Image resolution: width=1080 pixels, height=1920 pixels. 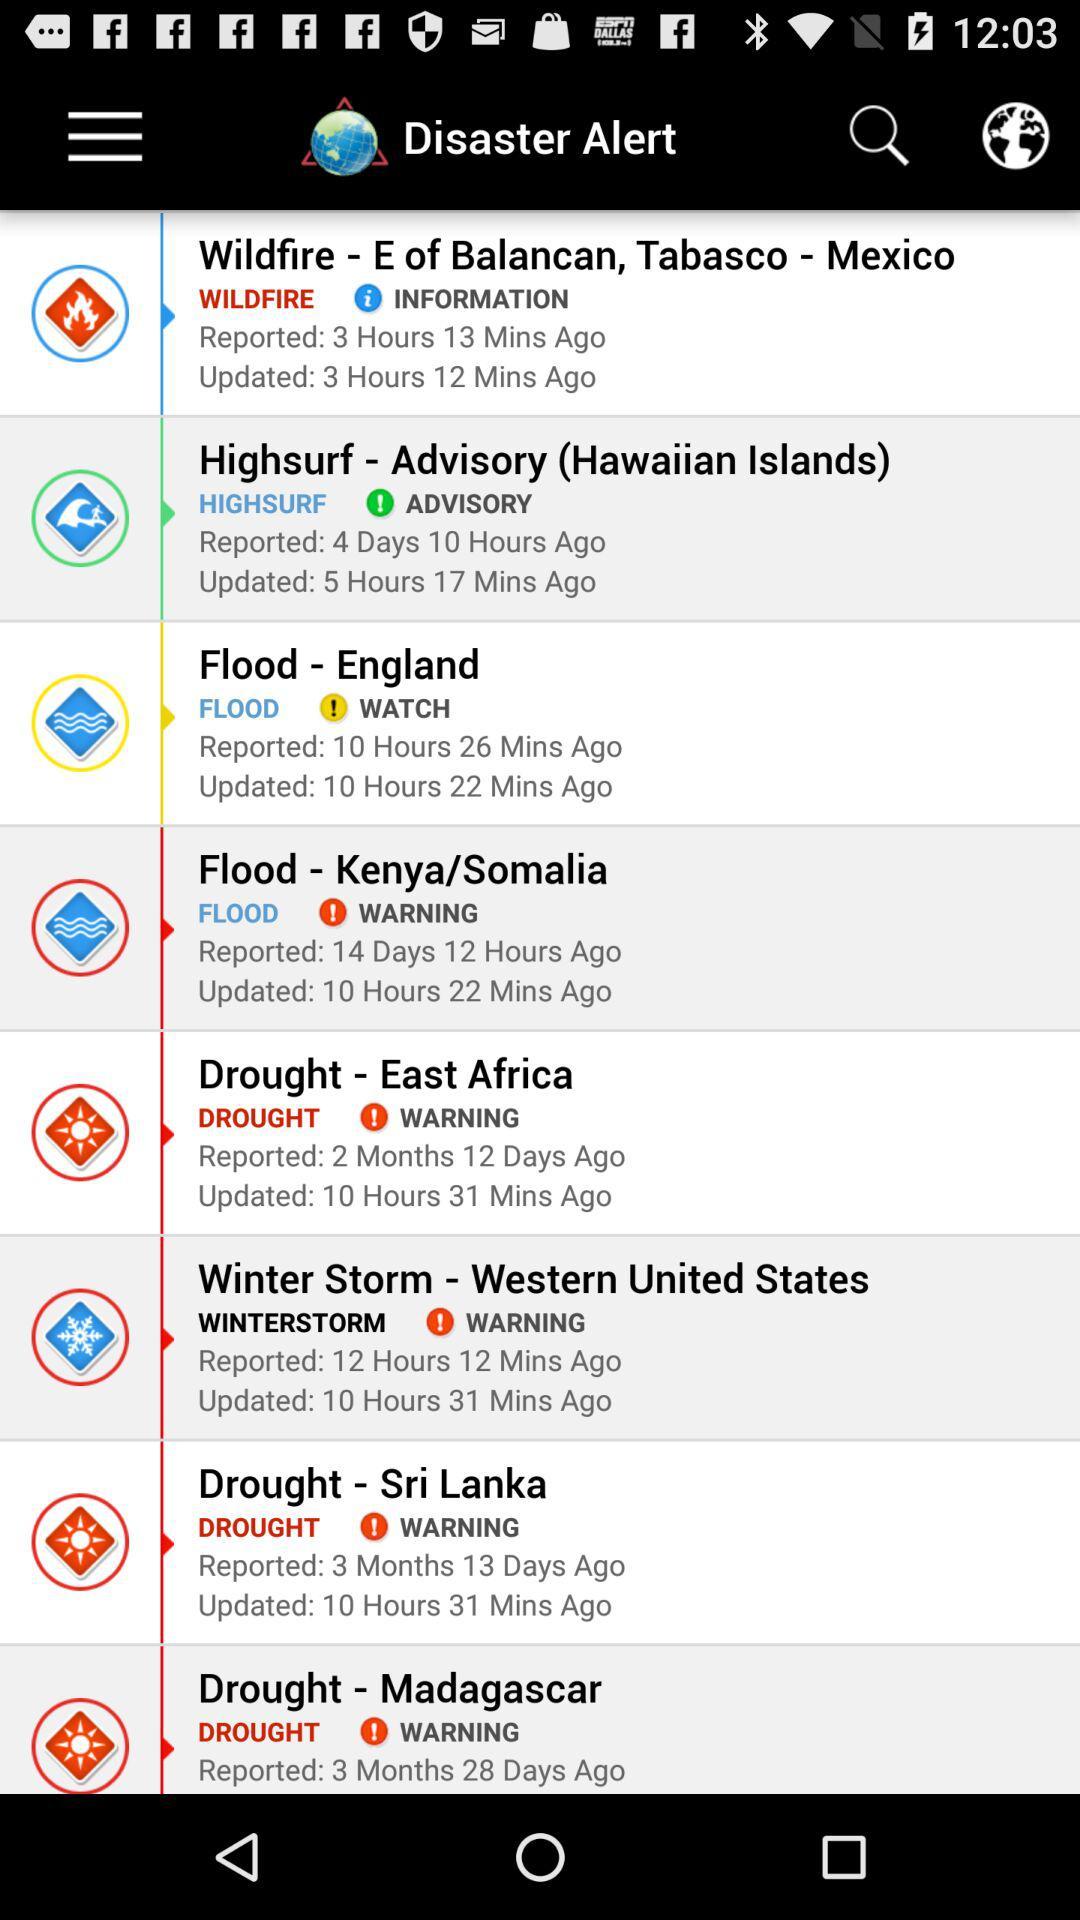 I want to click on search icon, so click(x=878, y=135).